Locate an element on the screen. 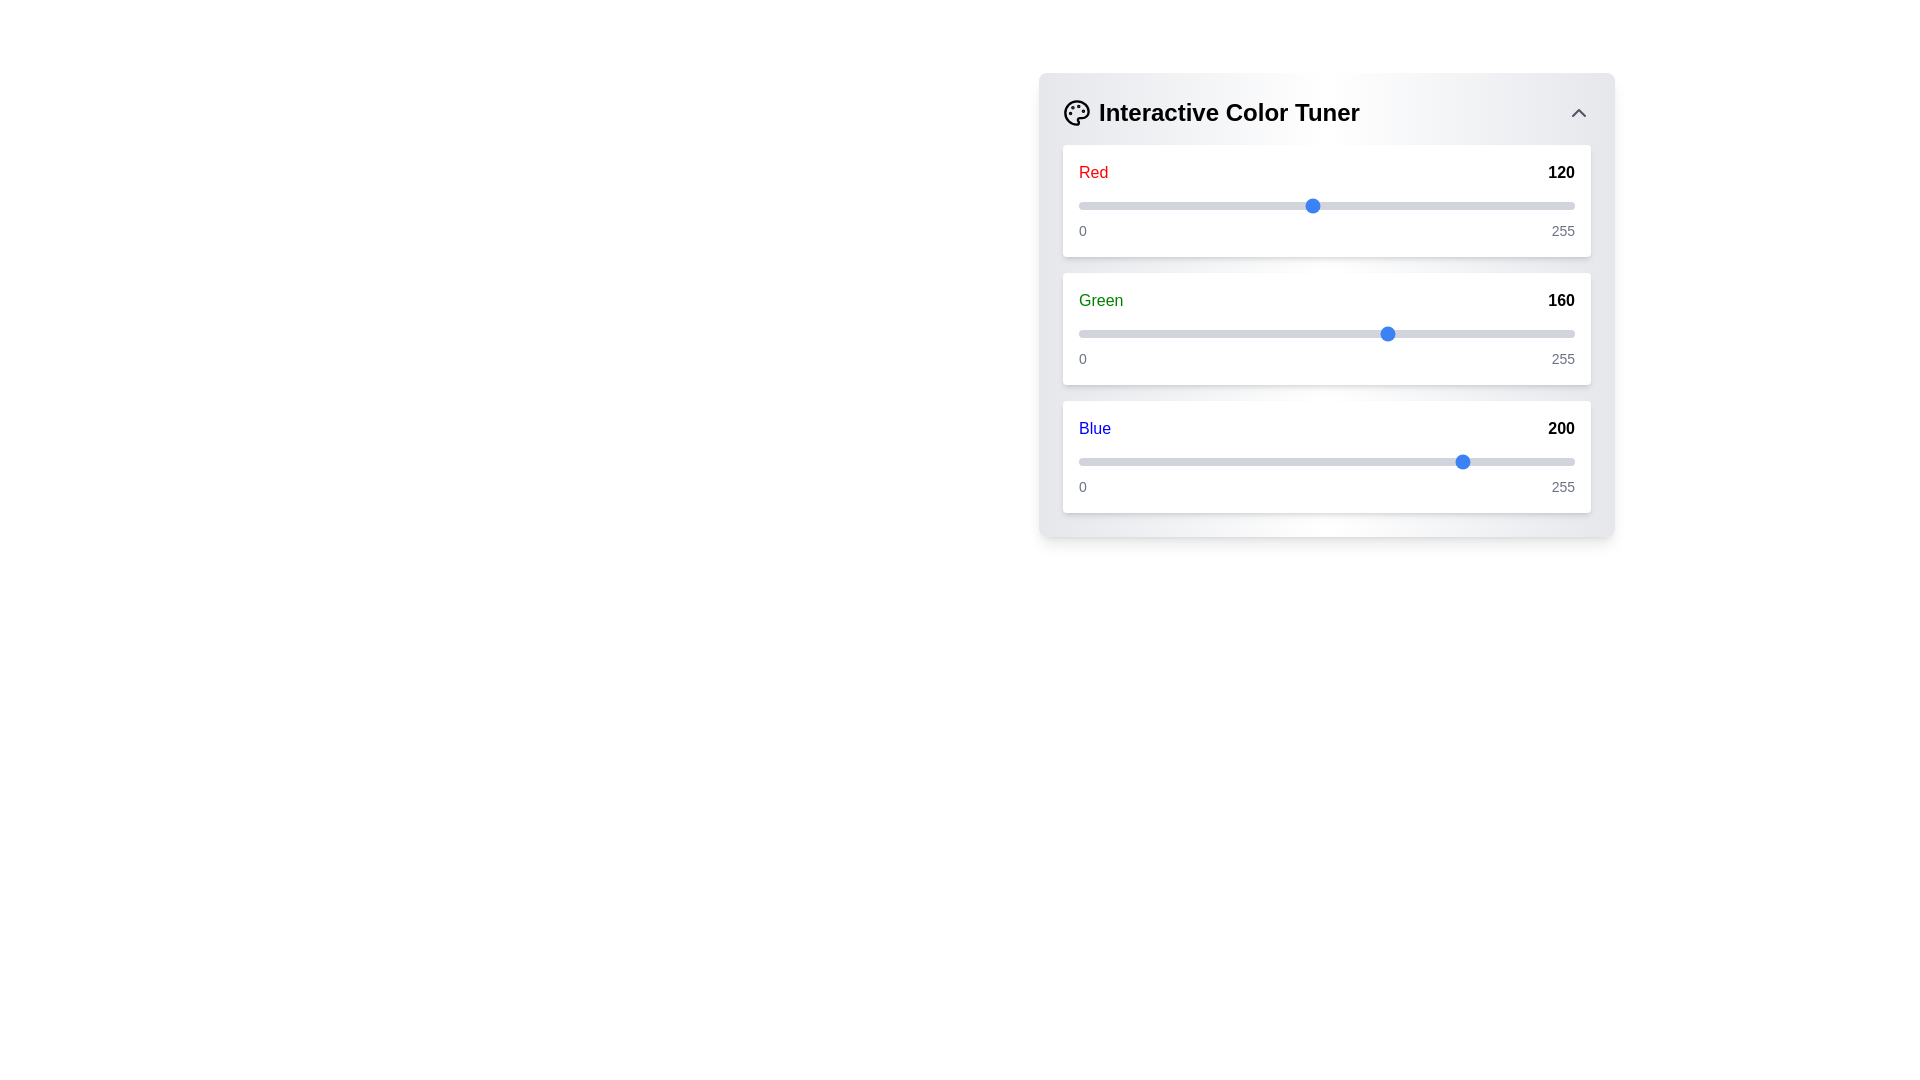  the upward-pointing arrow icon located at the top-right corner of the 'Interactive Color Tuner' header bar is located at coordinates (1578, 112).